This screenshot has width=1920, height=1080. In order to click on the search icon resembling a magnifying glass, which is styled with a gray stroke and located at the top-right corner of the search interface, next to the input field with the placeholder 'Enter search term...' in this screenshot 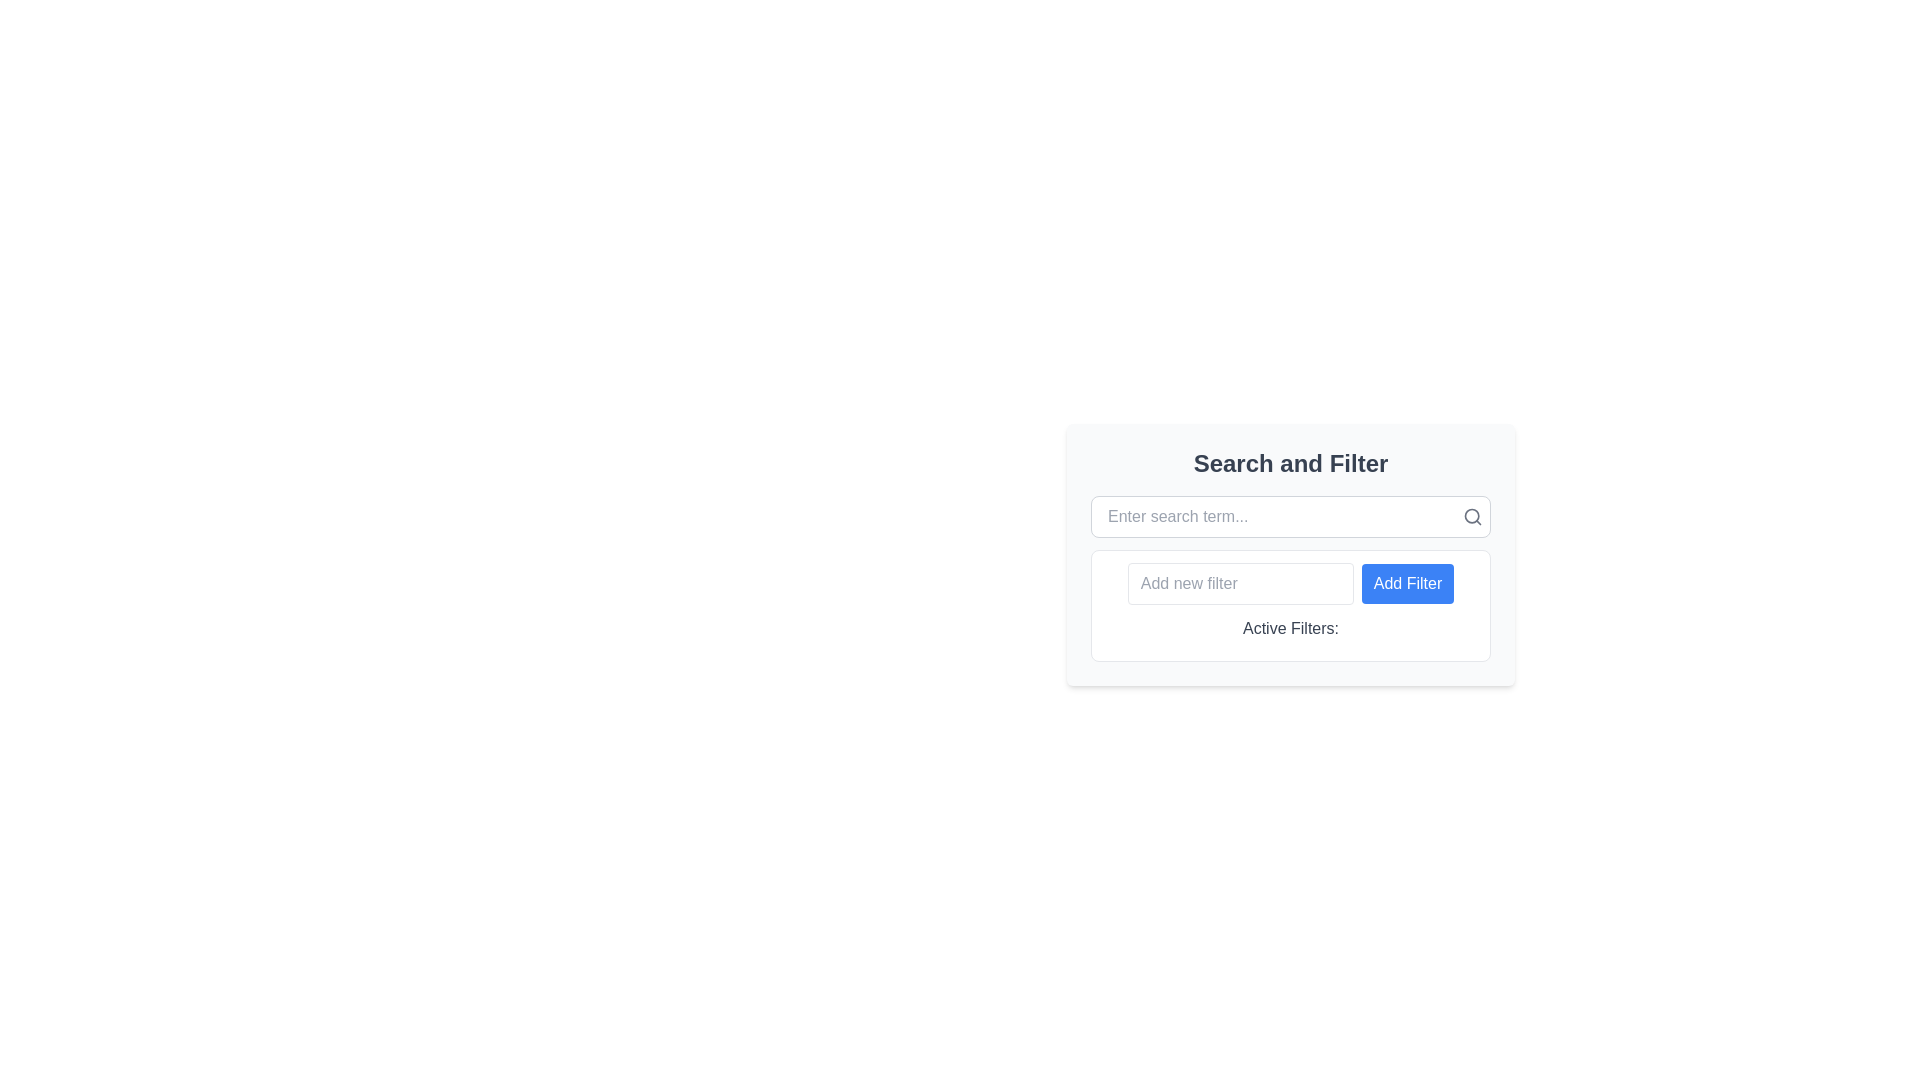, I will do `click(1473, 515)`.